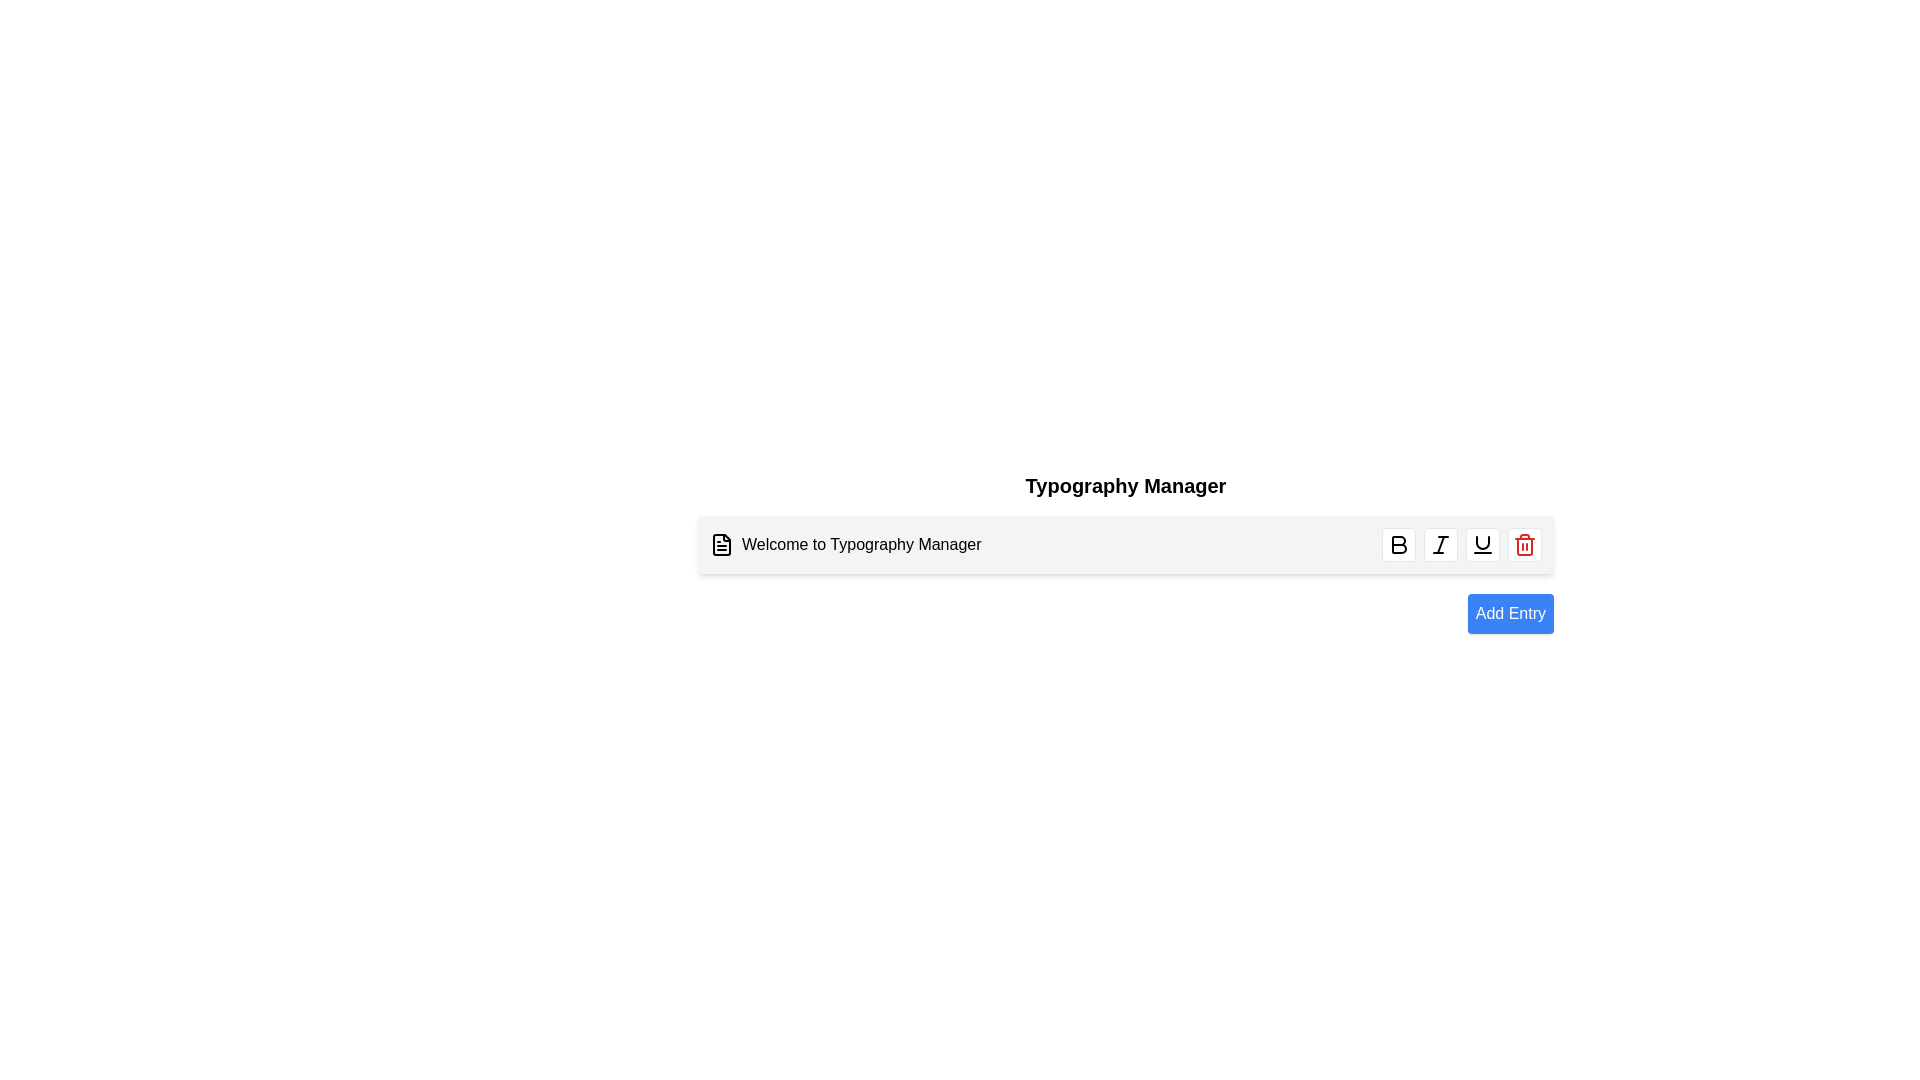  Describe the element at coordinates (1397, 544) in the screenshot. I see `the bold icon 'B' in the toolbar` at that location.